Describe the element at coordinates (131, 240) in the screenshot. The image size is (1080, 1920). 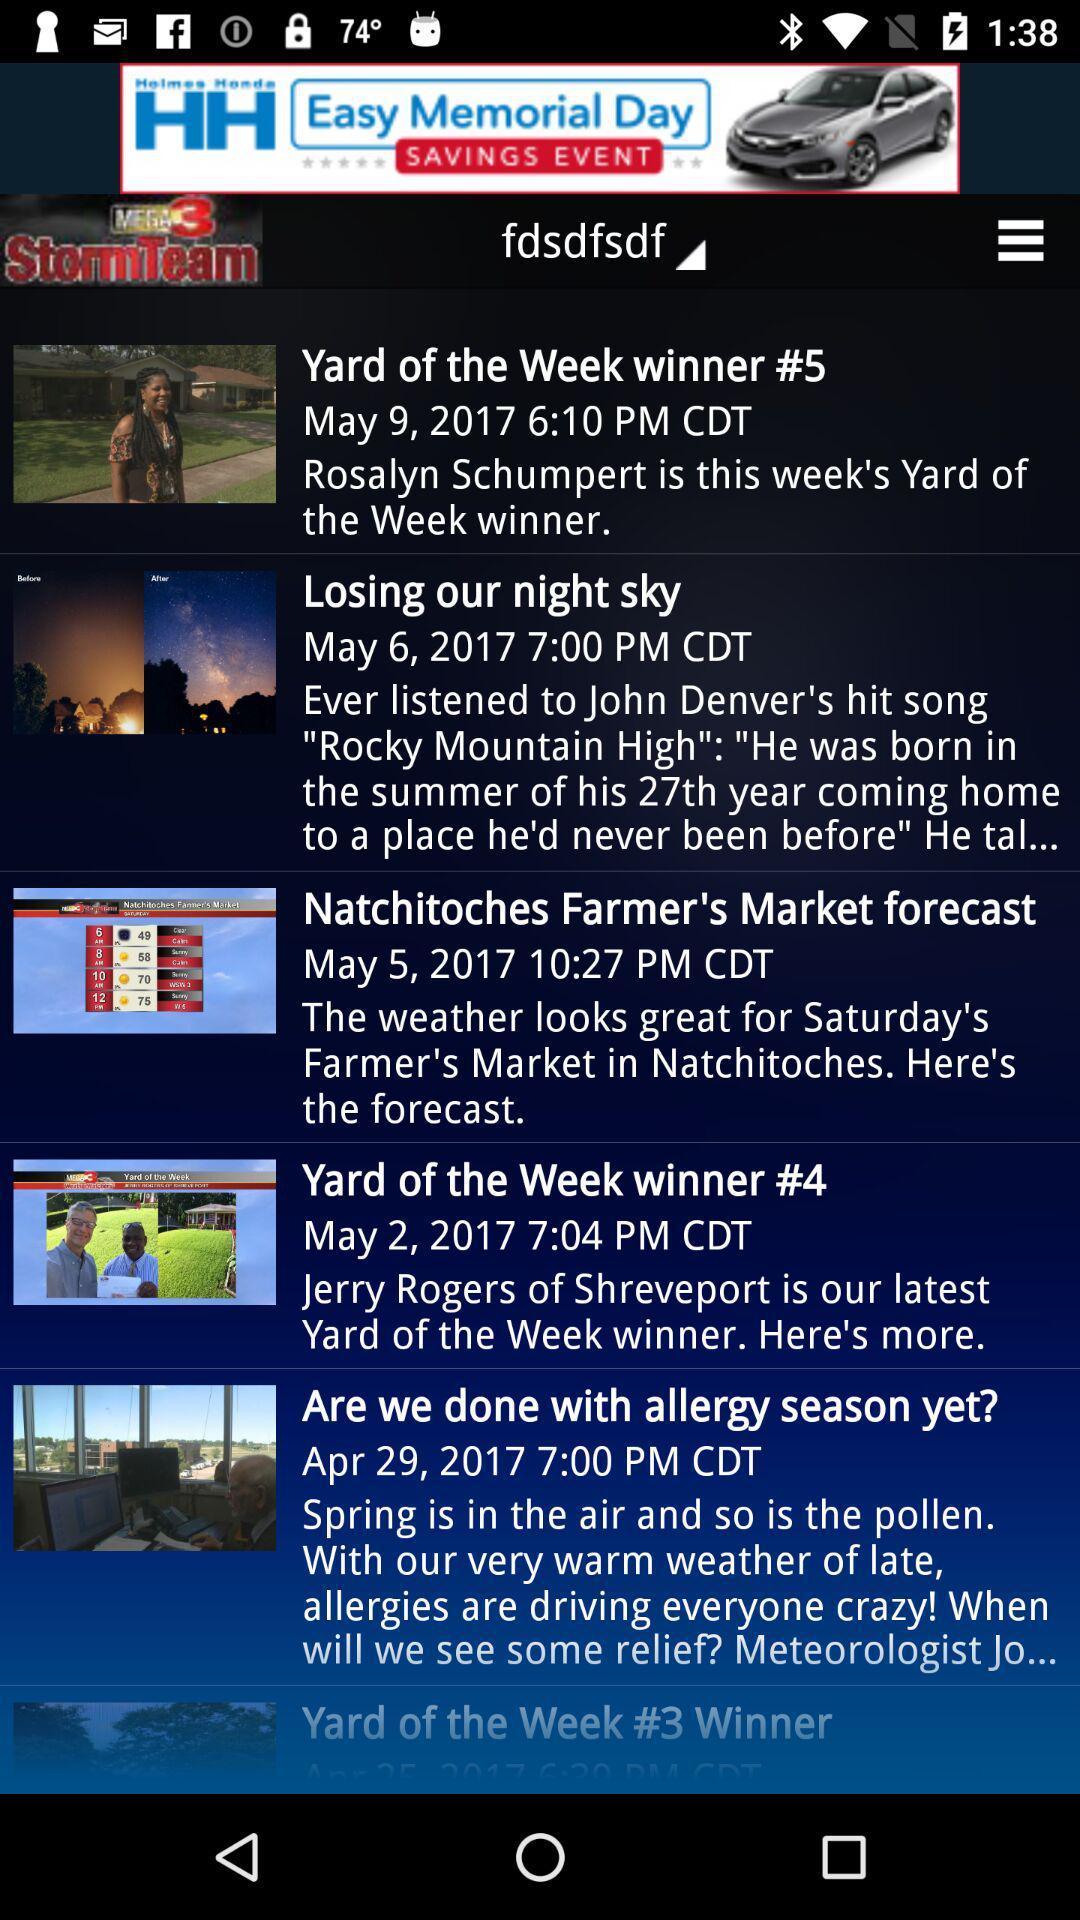
I see `item to the left of fdsdfsdf icon` at that location.